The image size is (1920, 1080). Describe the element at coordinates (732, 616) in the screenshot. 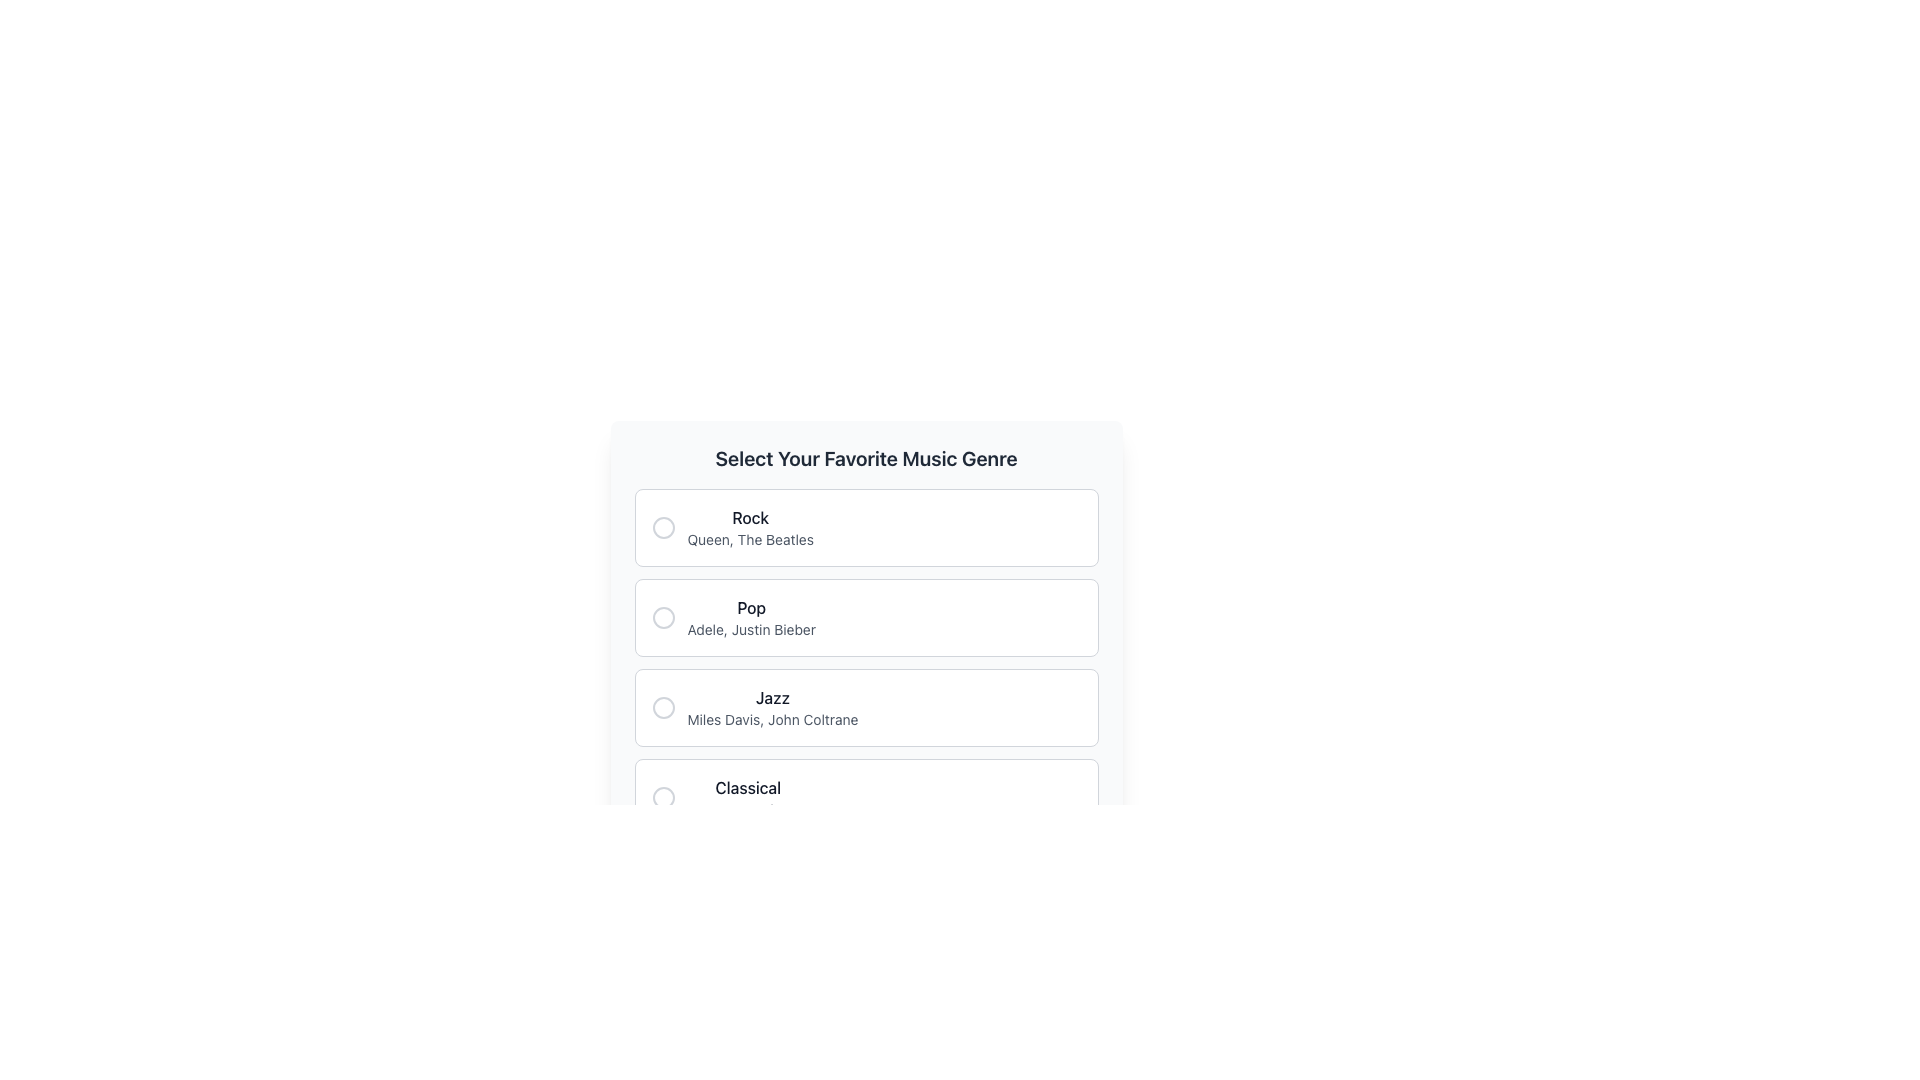

I see `the label 'Pop' of the radio button` at that location.